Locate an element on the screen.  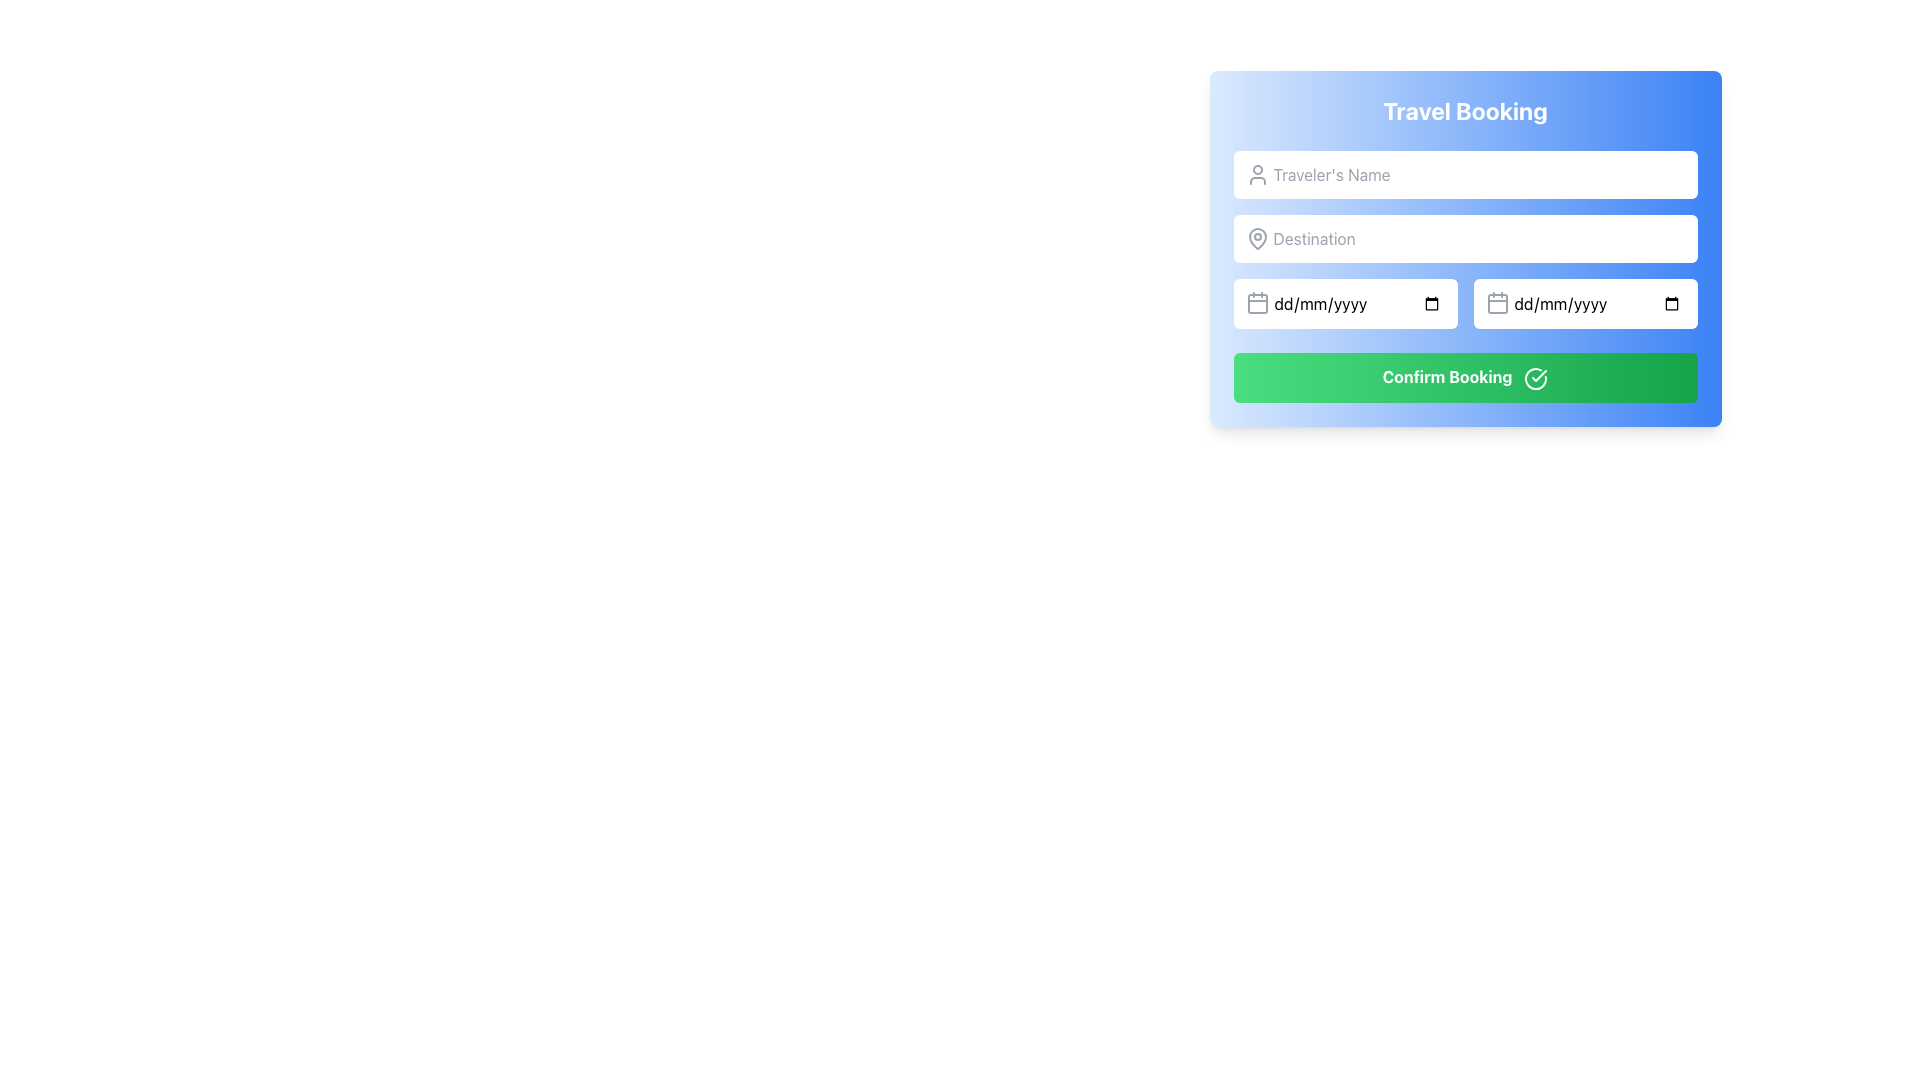
the user profile icon located to the left of the 'Traveler's Name' input field, which serves as a visual indicator for the field's purpose is located at coordinates (1256, 173).